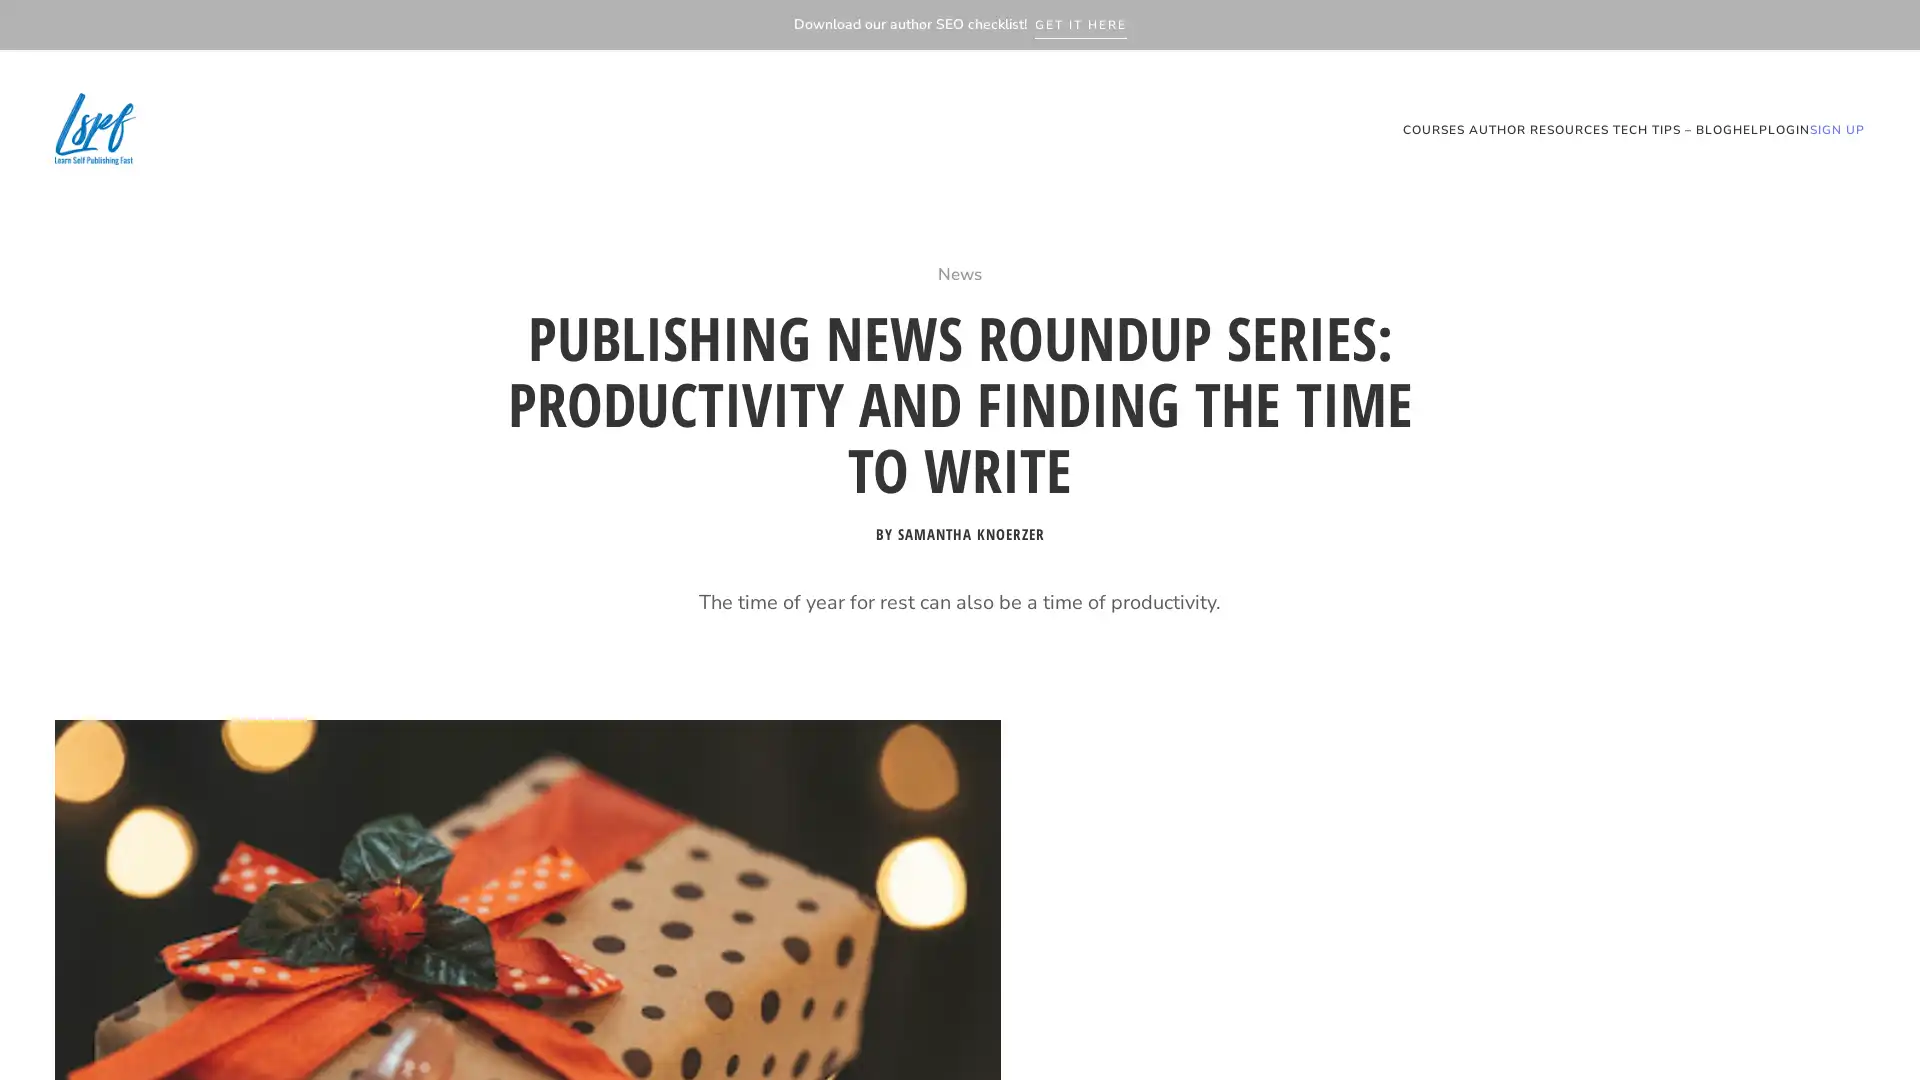  What do you see at coordinates (887, 640) in the screenshot?
I see `GET IT NOW!` at bounding box center [887, 640].